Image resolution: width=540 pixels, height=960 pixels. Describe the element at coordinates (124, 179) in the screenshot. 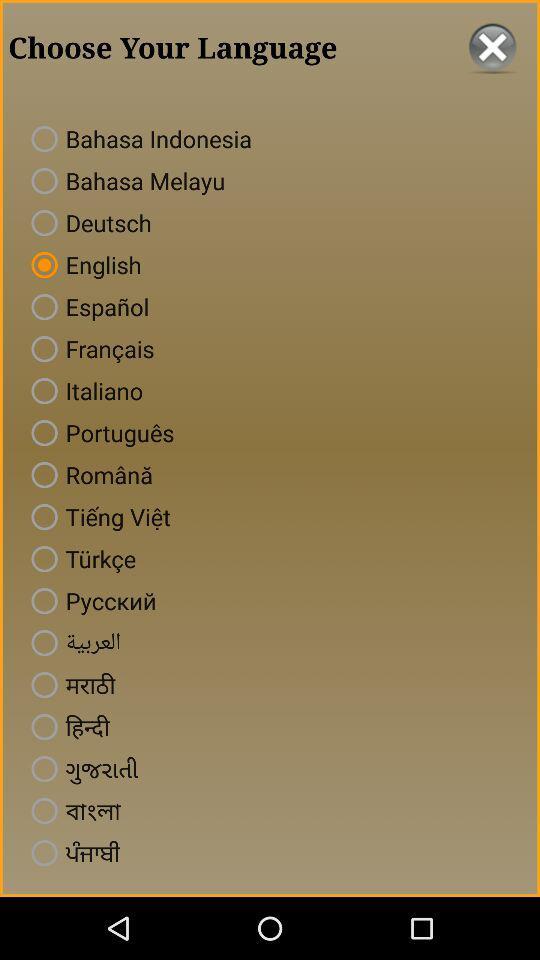

I see `bahasa melayu` at that location.